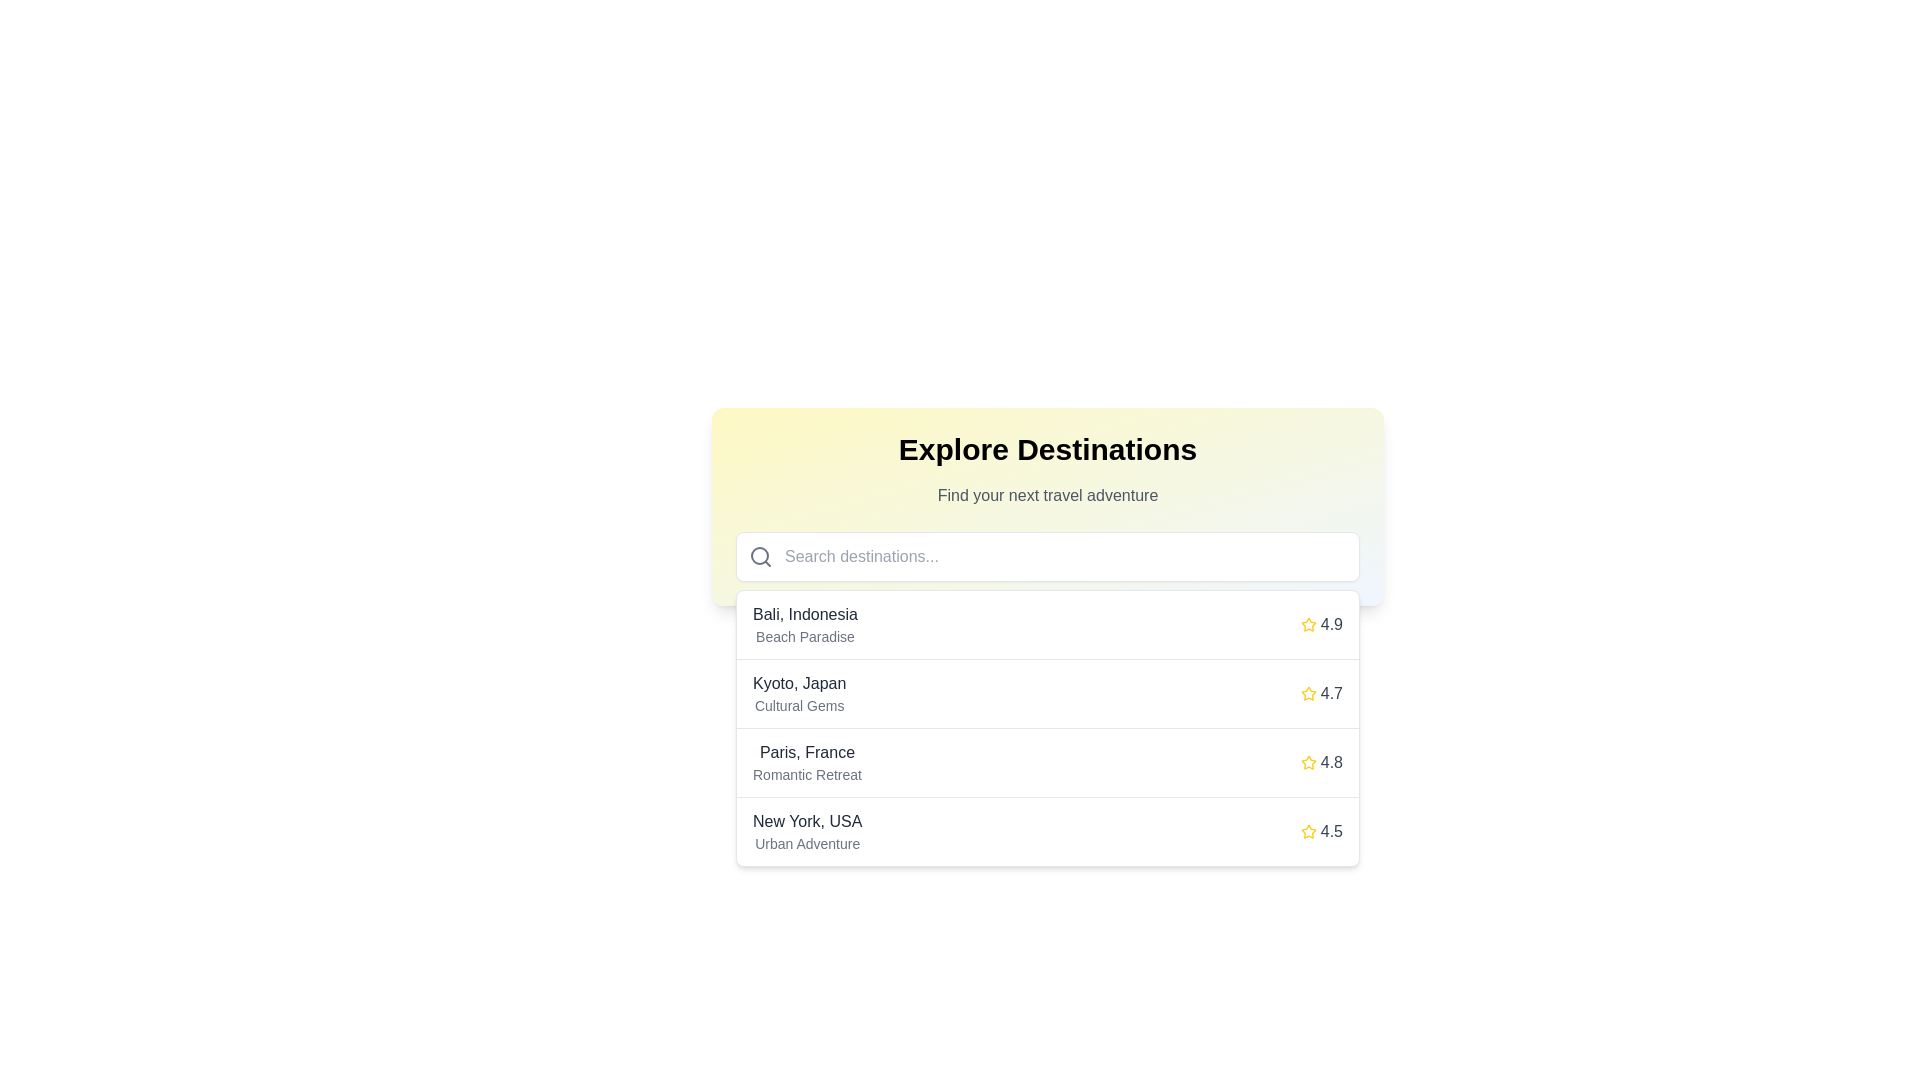  What do you see at coordinates (1046, 763) in the screenshot?
I see `the third list item displaying information about a travel destination` at bounding box center [1046, 763].